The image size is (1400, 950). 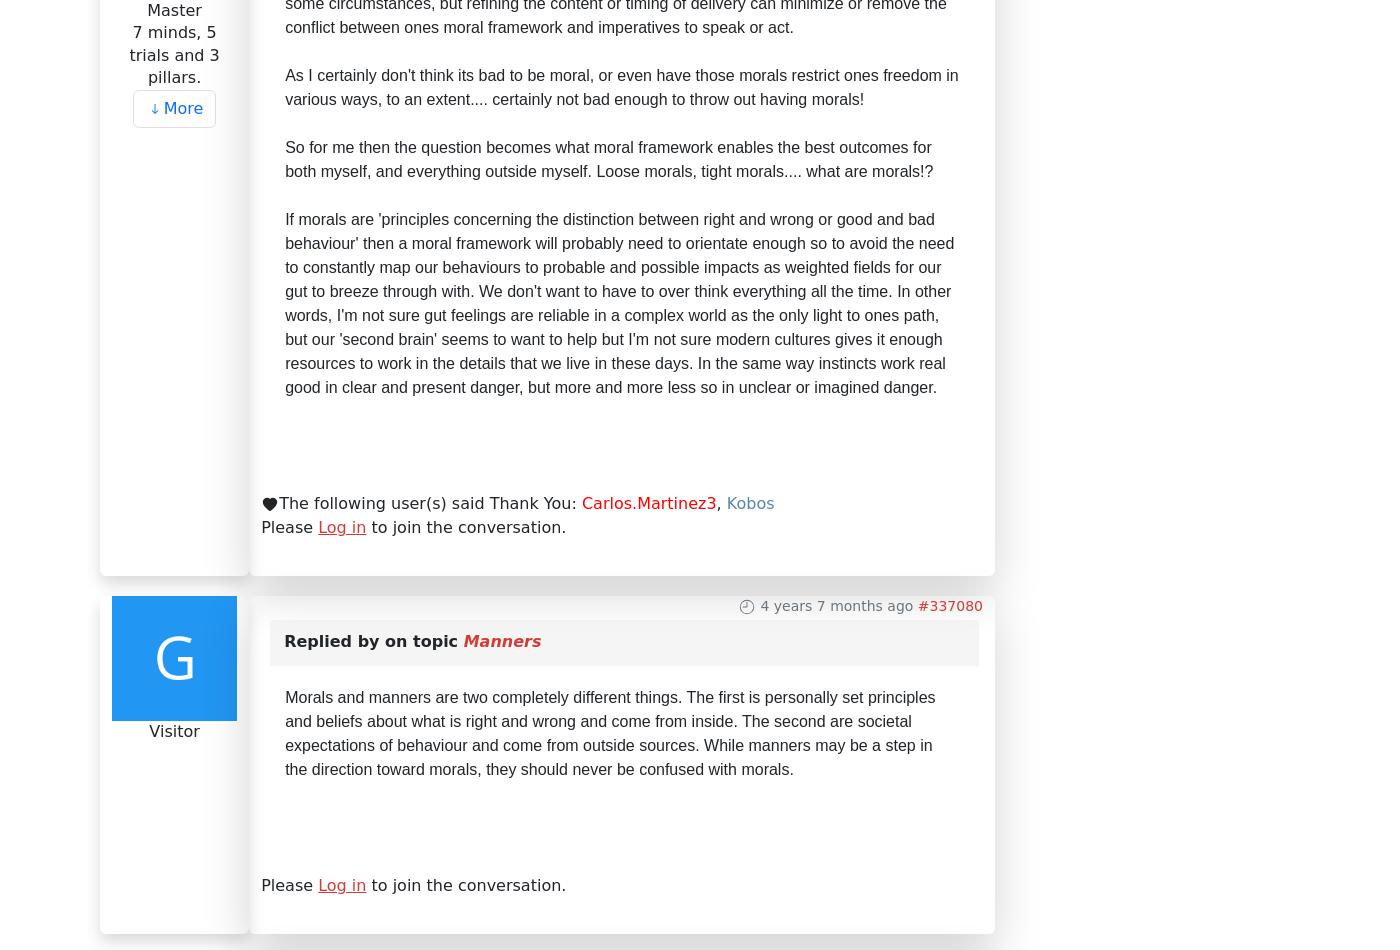 What do you see at coordinates (244, 409) in the screenshot?
I see `'OUTER RIM'` at bounding box center [244, 409].